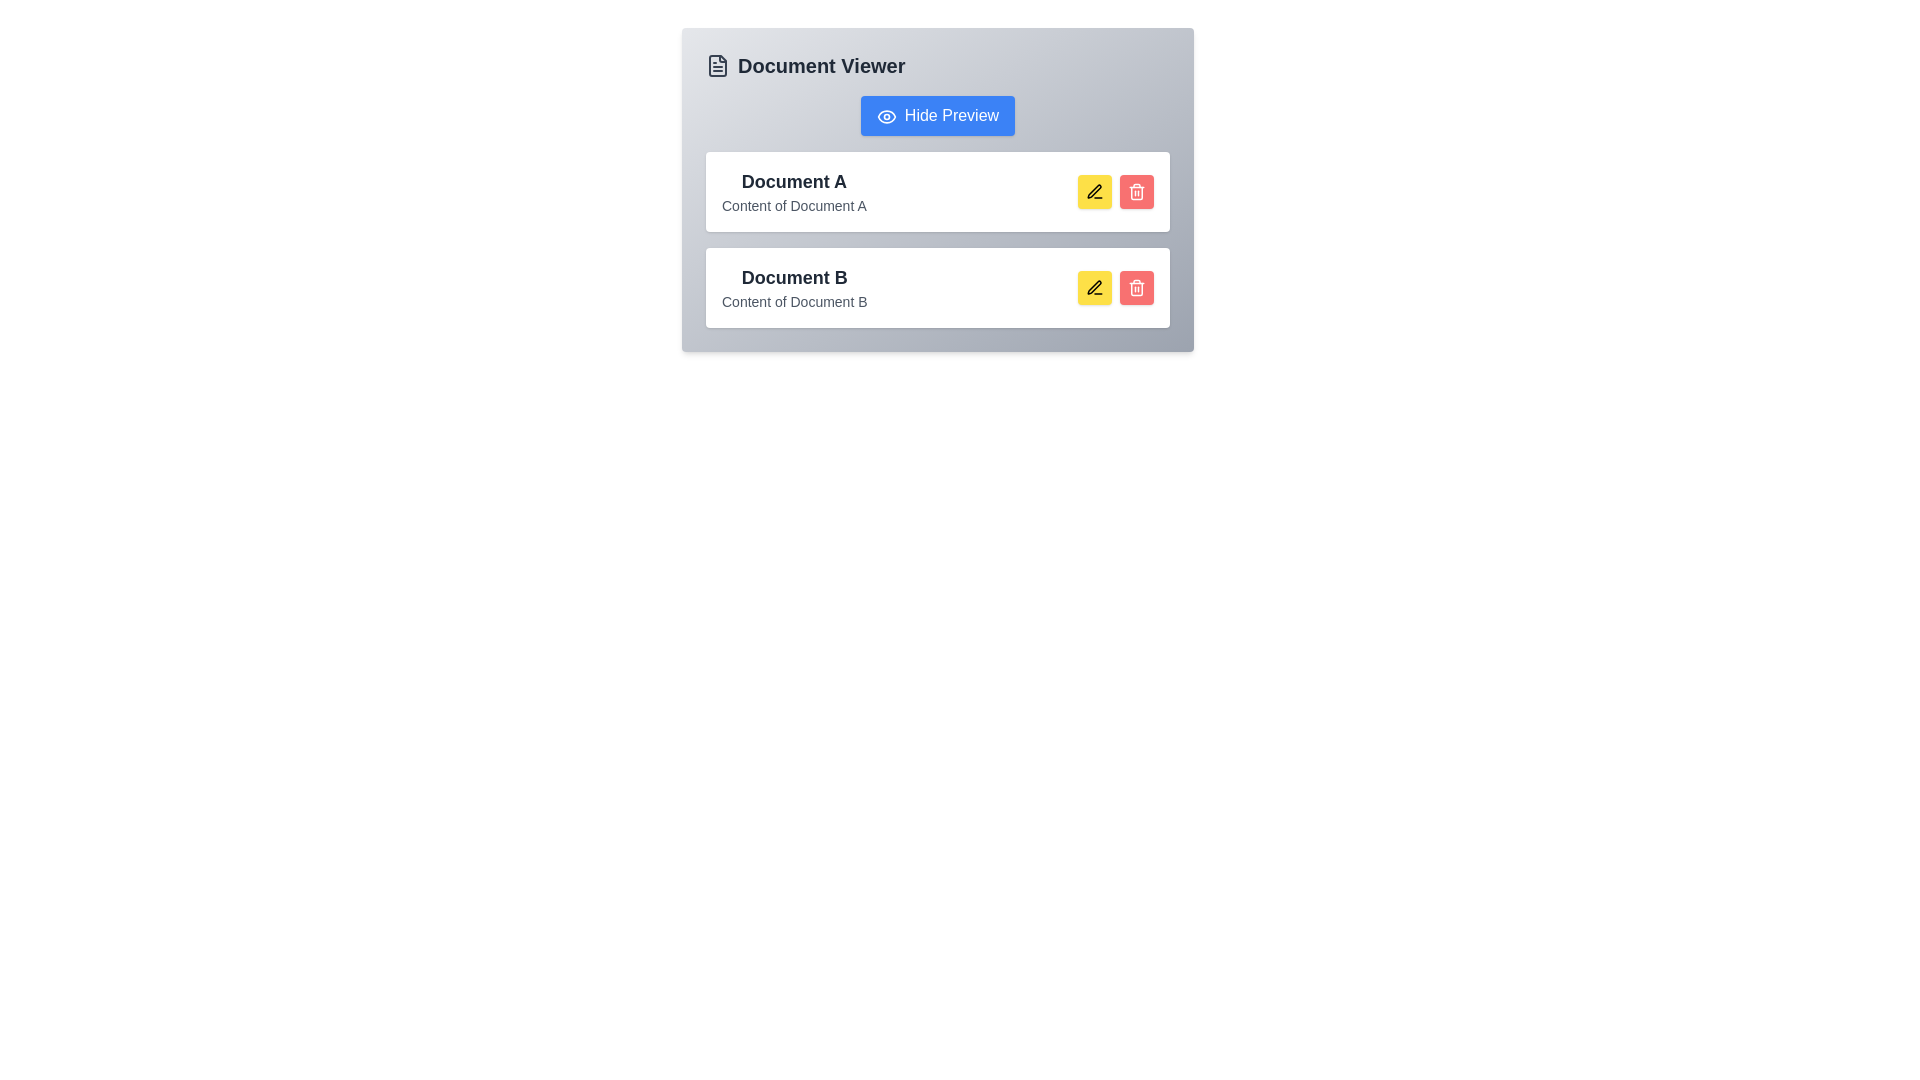 Image resolution: width=1920 pixels, height=1080 pixels. What do you see at coordinates (936, 115) in the screenshot?
I see `the toggle visibility button located at the top of the document viewer interface to observe potential visual effects` at bounding box center [936, 115].